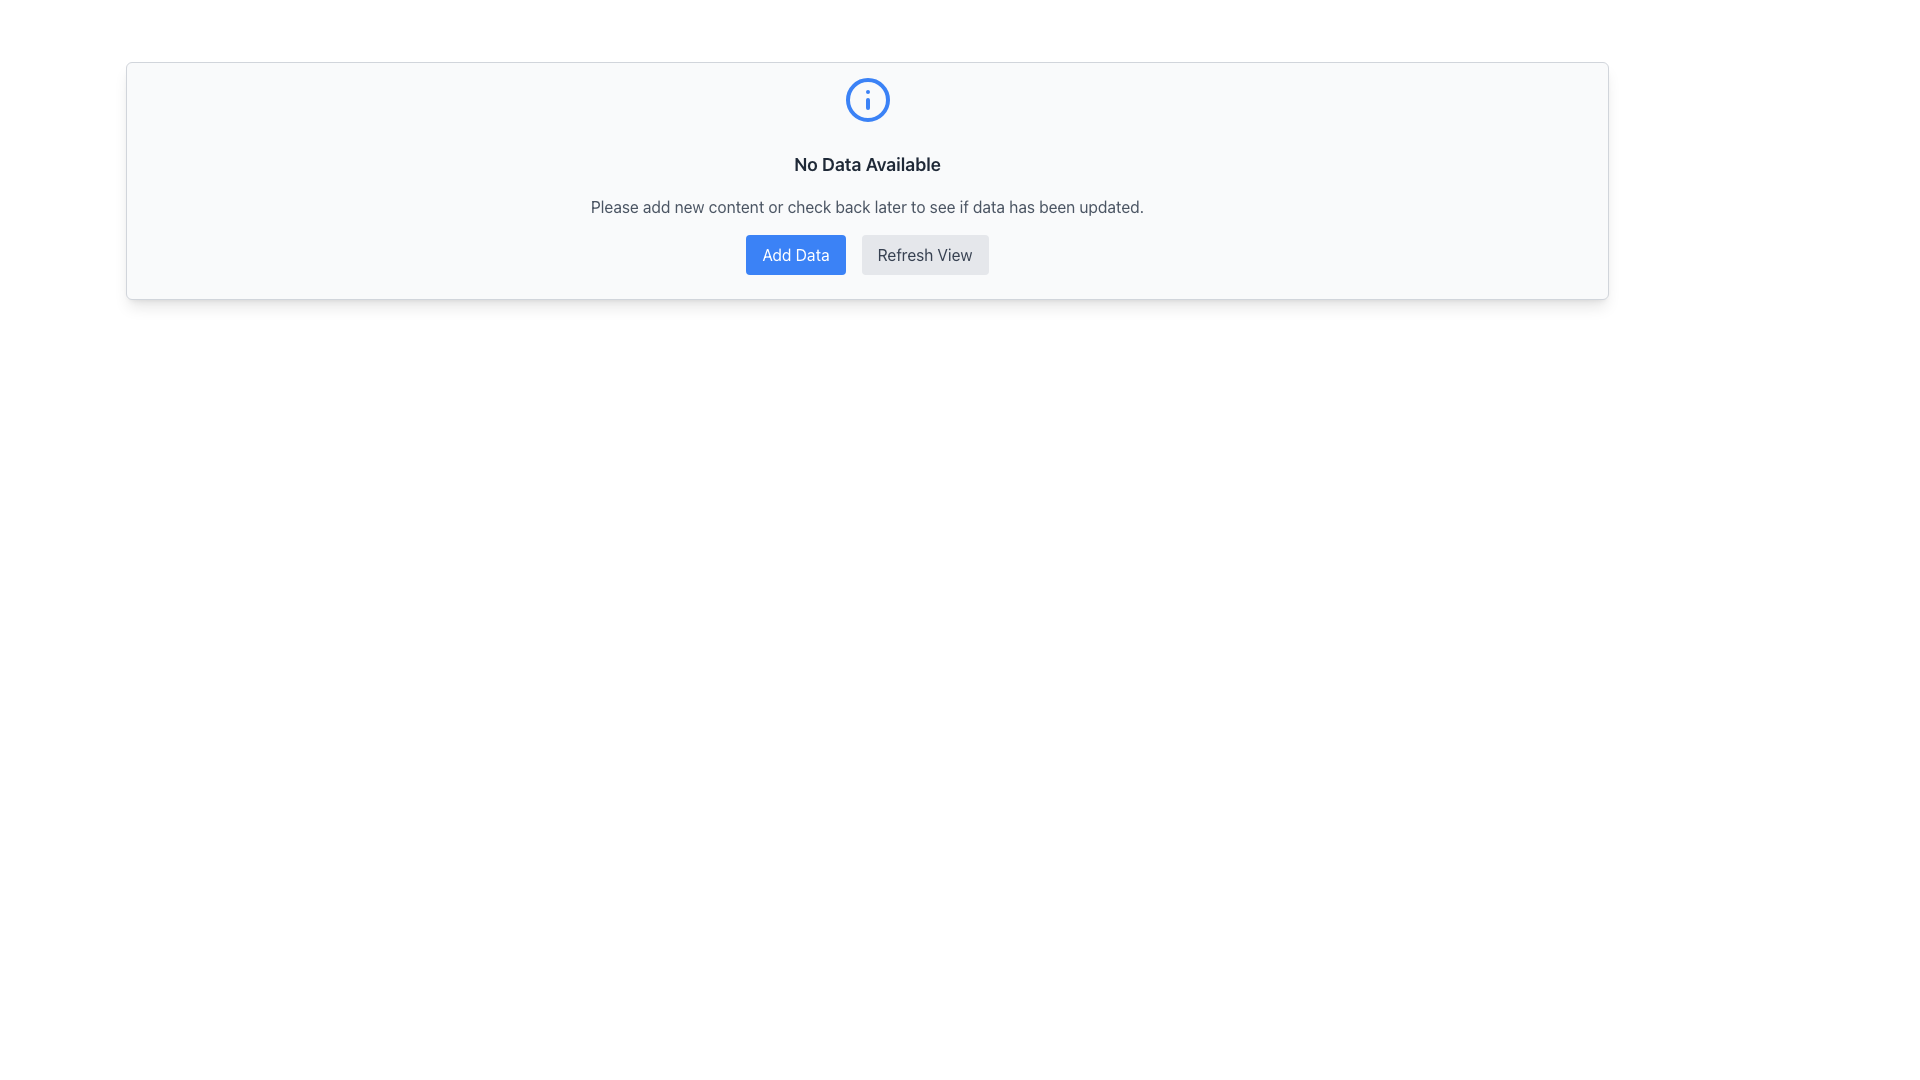  What do you see at coordinates (867, 207) in the screenshot?
I see `the text element that reads 'Please add new content or check back later` at bounding box center [867, 207].